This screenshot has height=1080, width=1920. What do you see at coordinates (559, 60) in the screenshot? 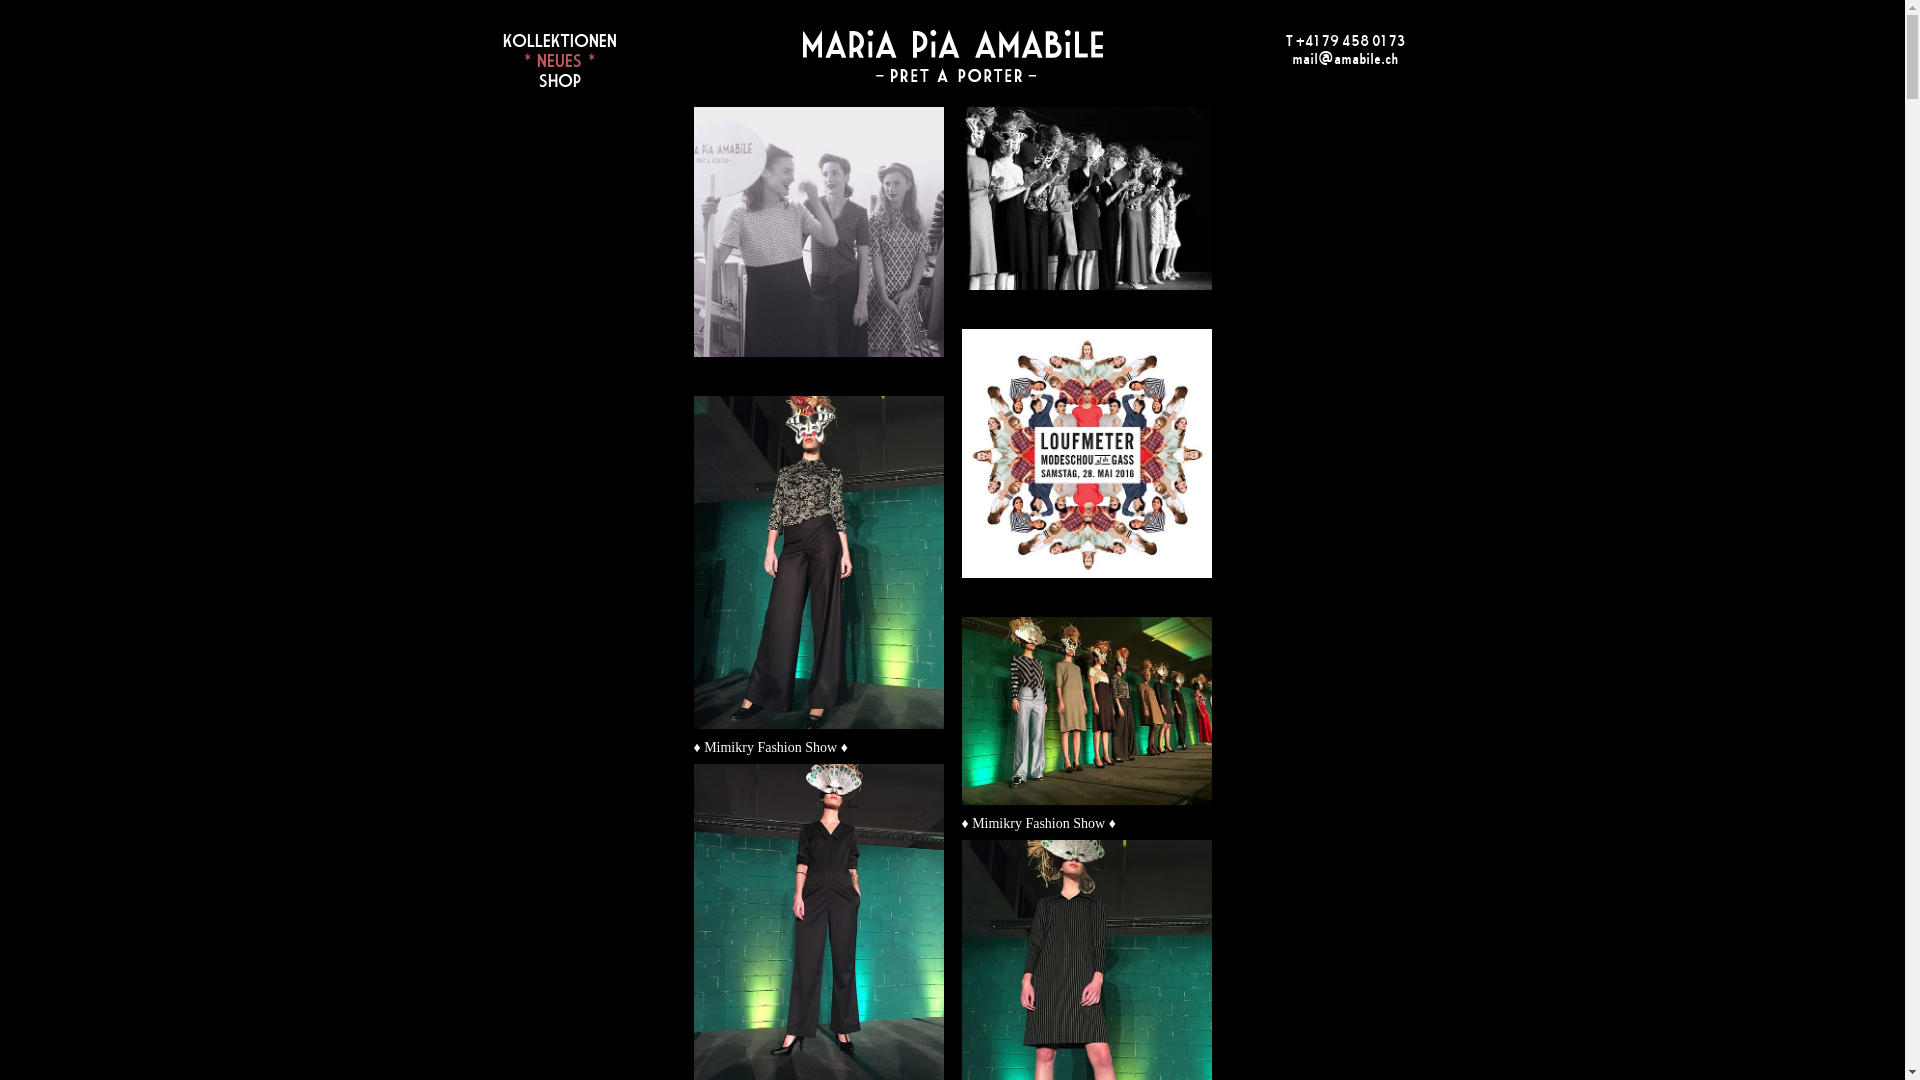
I see `'* NEUES *'` at bounding box center [559, 60].